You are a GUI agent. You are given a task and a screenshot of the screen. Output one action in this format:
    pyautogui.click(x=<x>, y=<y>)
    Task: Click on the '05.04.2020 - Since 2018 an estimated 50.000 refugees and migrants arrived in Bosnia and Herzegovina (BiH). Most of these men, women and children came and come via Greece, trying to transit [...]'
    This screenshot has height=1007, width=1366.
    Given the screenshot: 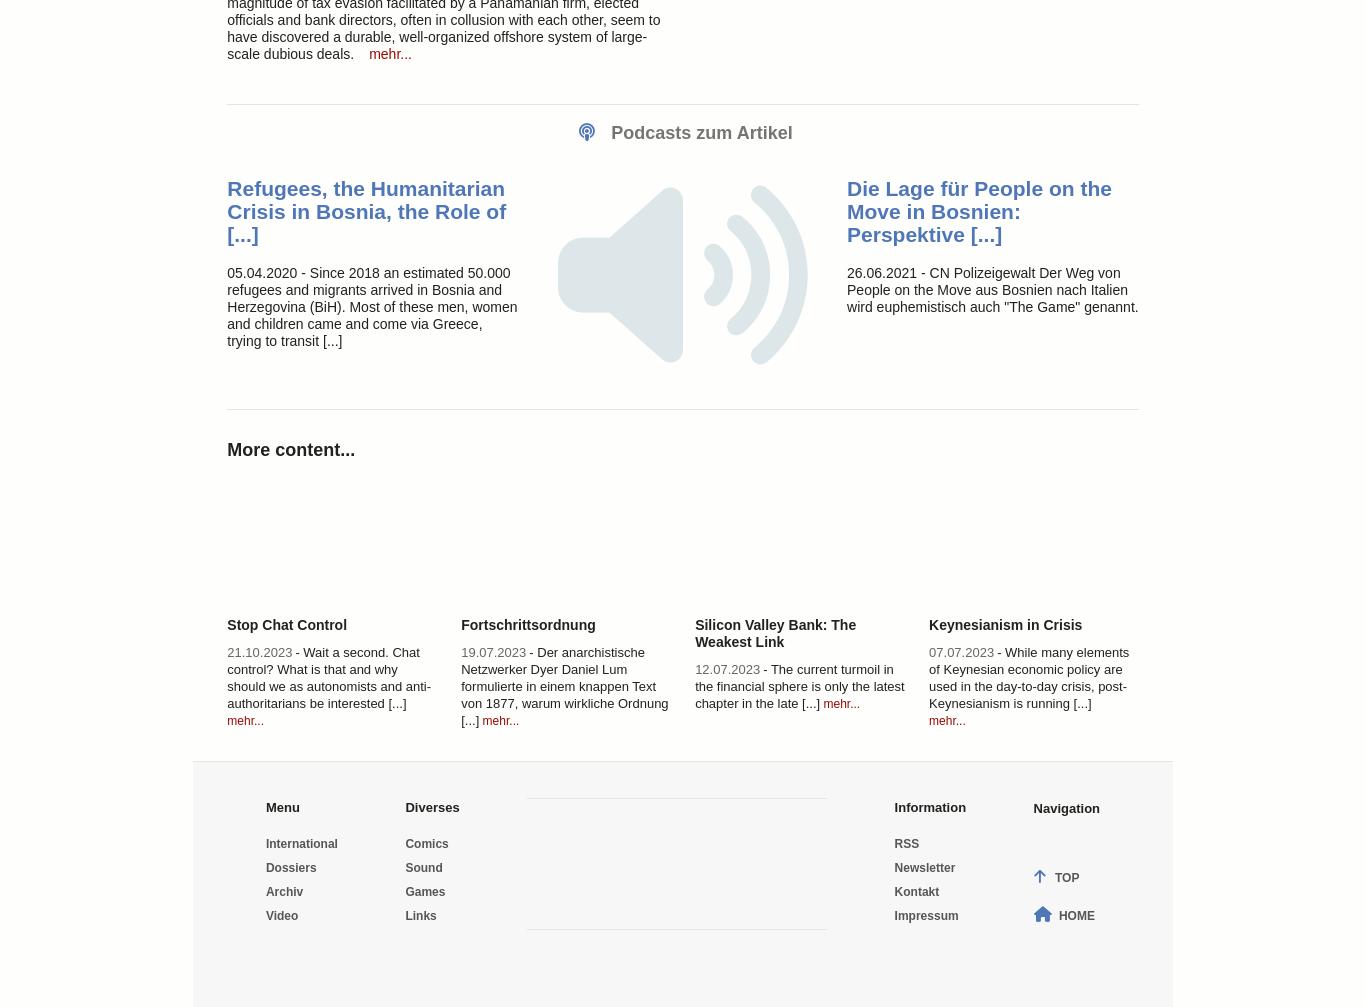 What is the action you would take?
    pyautogui.click(x=226, y=306)
    